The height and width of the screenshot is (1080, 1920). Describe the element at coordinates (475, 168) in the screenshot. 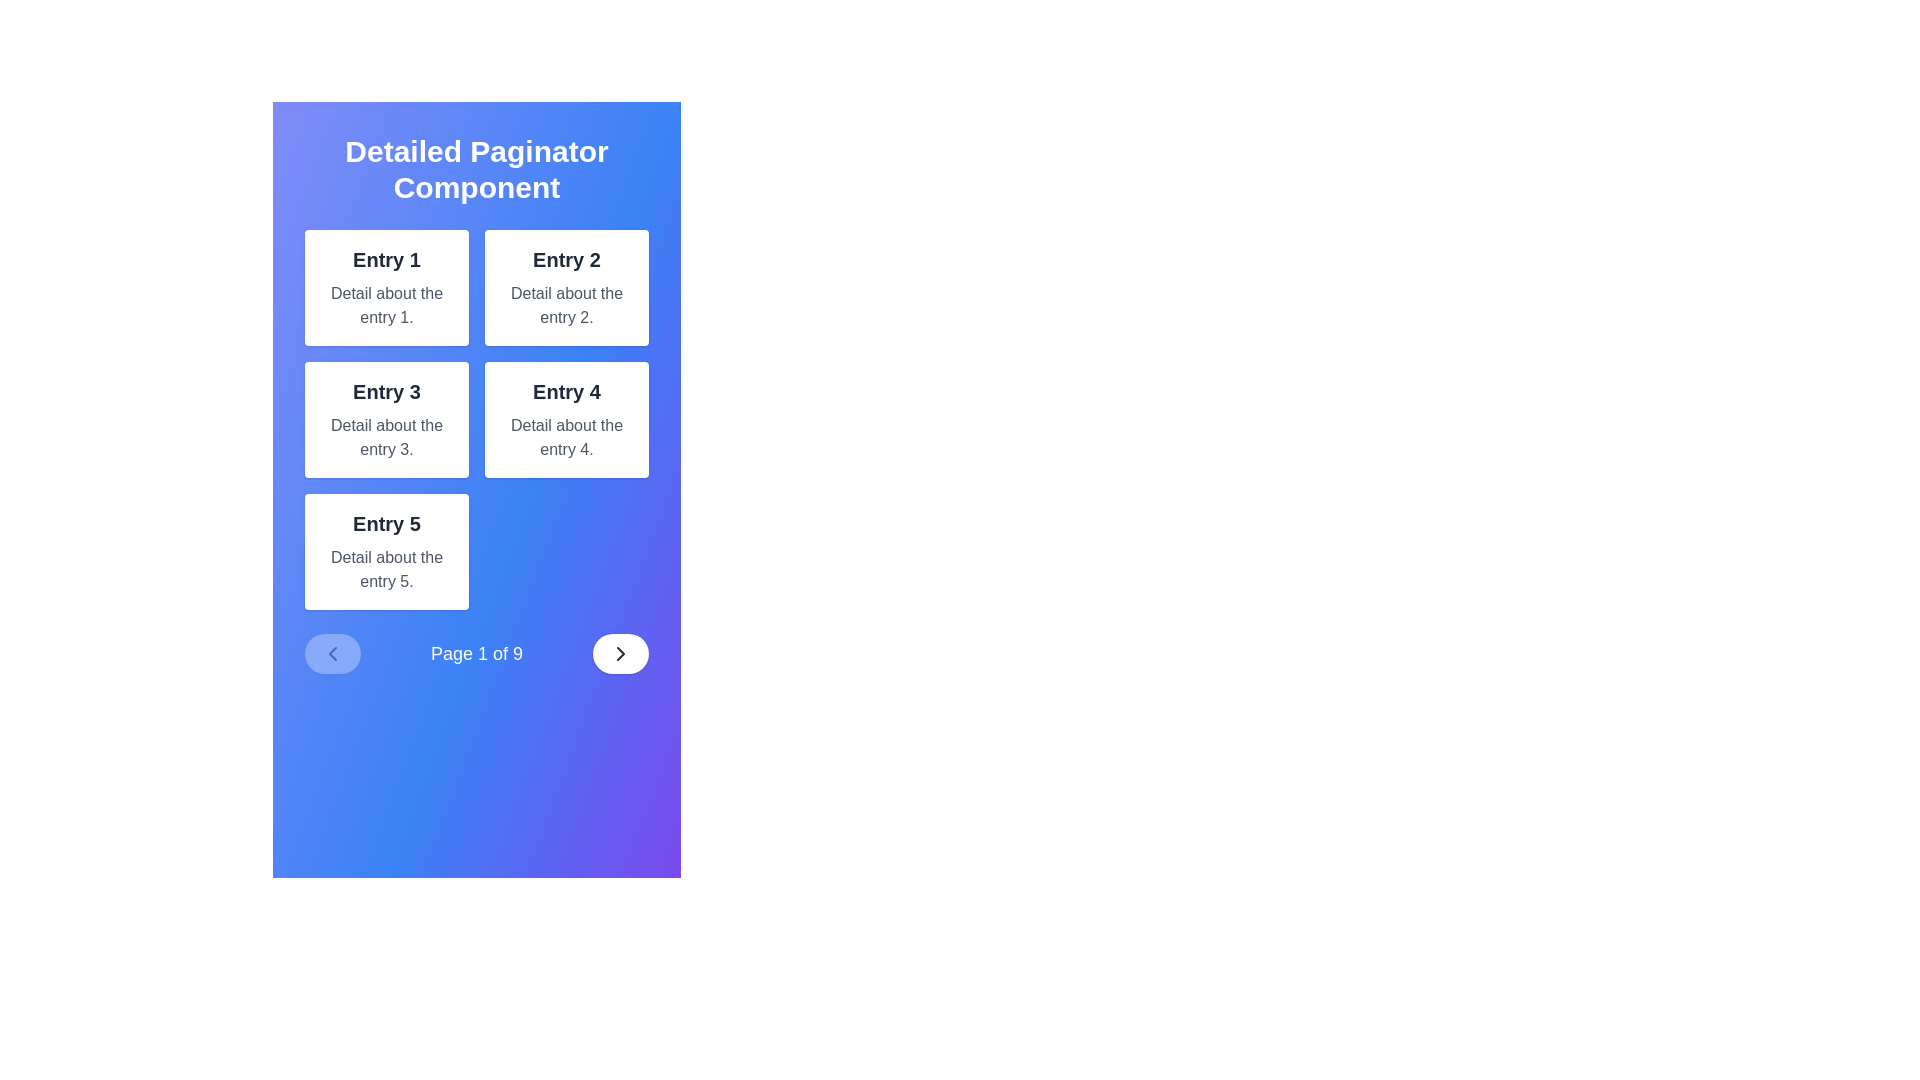

I see `text element displaying 'Detailed Paginator Component' at the top of the page for further details` at that location.